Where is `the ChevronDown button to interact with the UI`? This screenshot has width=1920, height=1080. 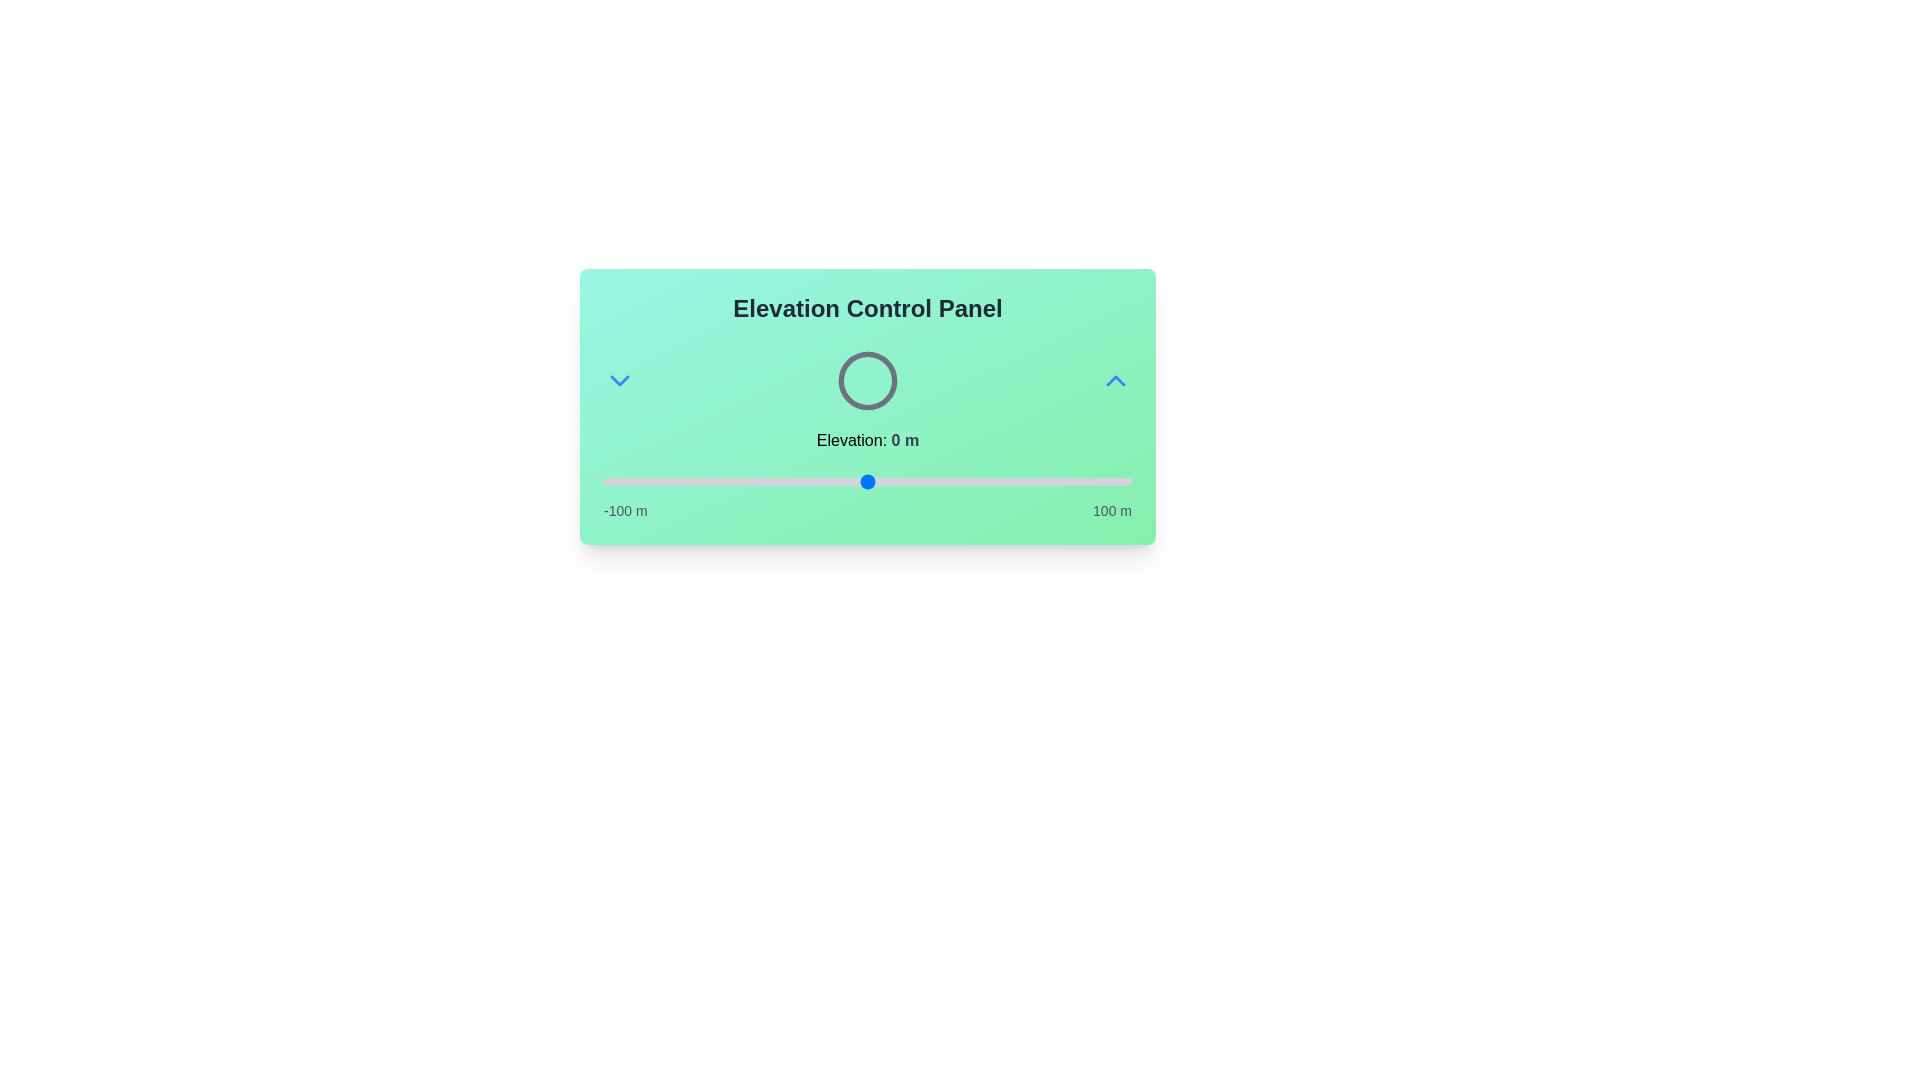 the ChevronDown button to interact with the UI is located at coordinates (618, 381).